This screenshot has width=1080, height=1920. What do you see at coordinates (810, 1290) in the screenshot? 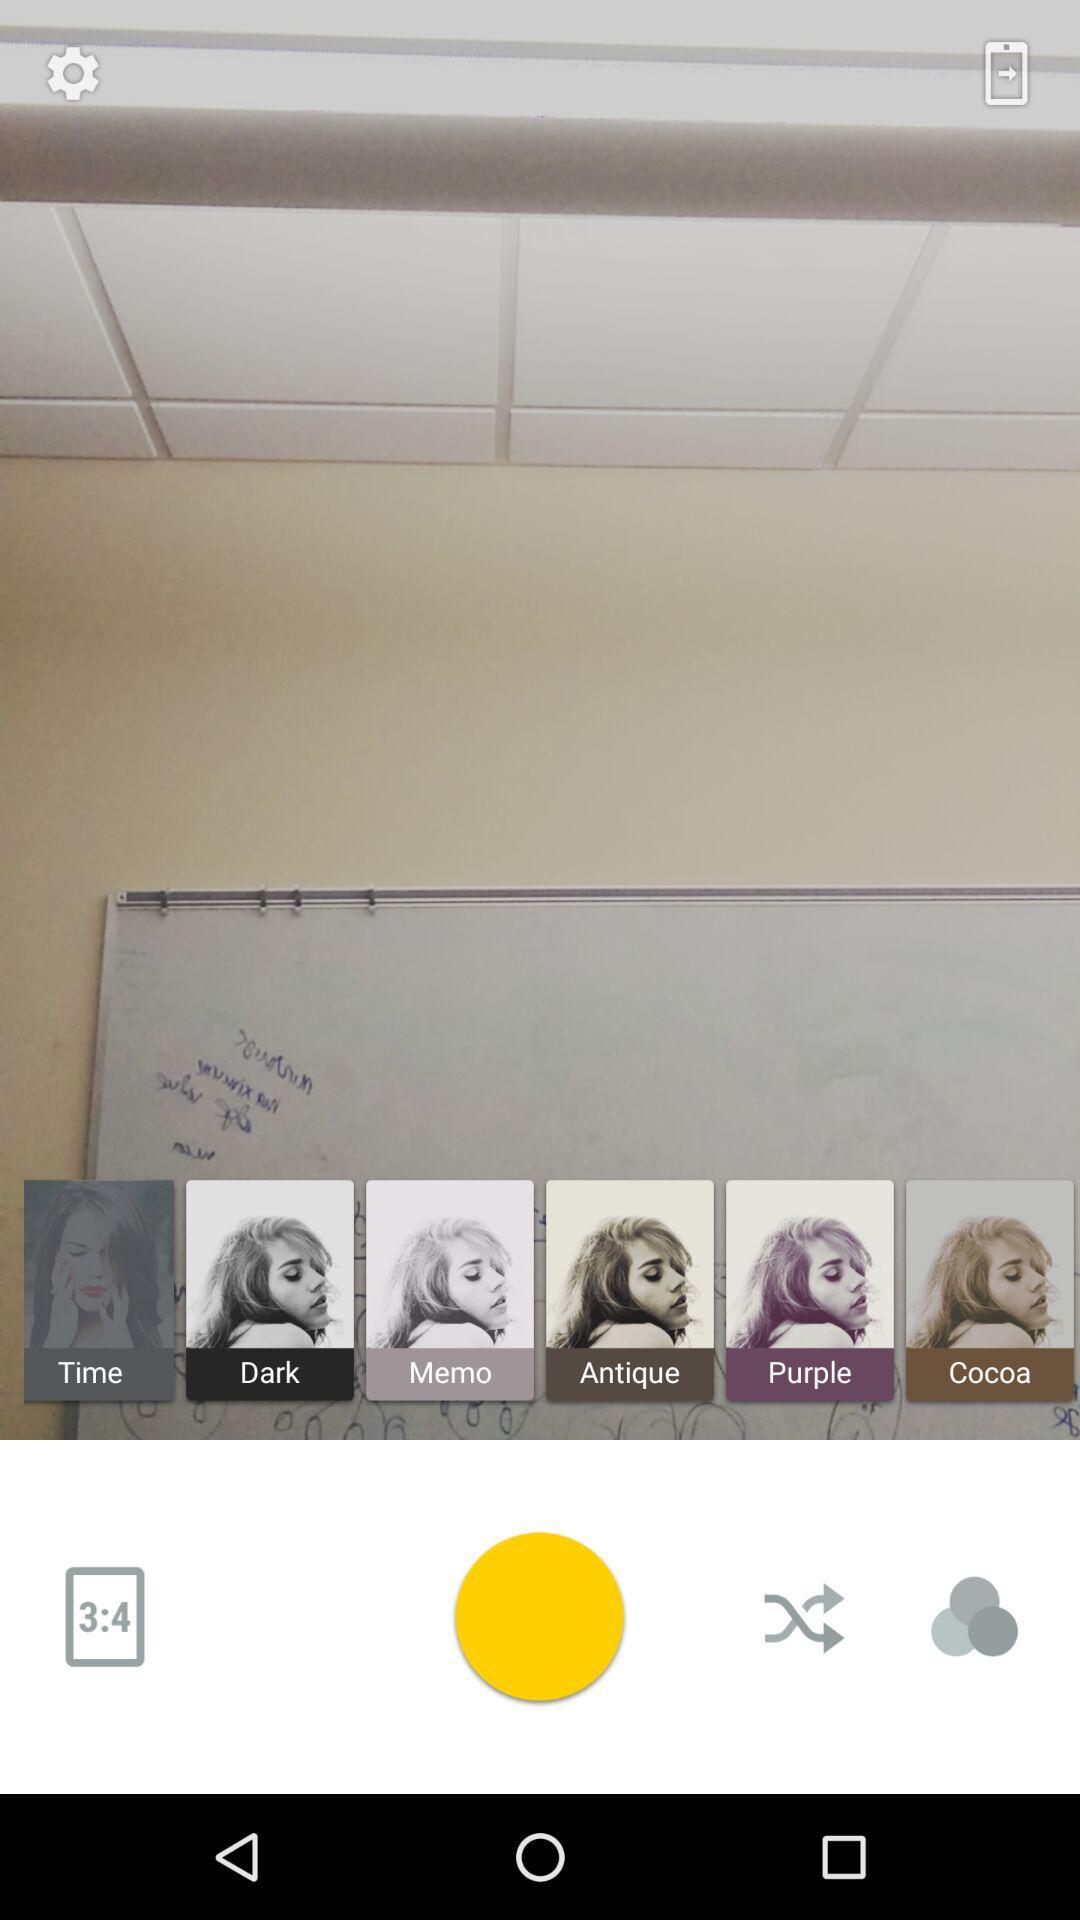
I see `the button next to antique` at bounding box center [810, 1290].